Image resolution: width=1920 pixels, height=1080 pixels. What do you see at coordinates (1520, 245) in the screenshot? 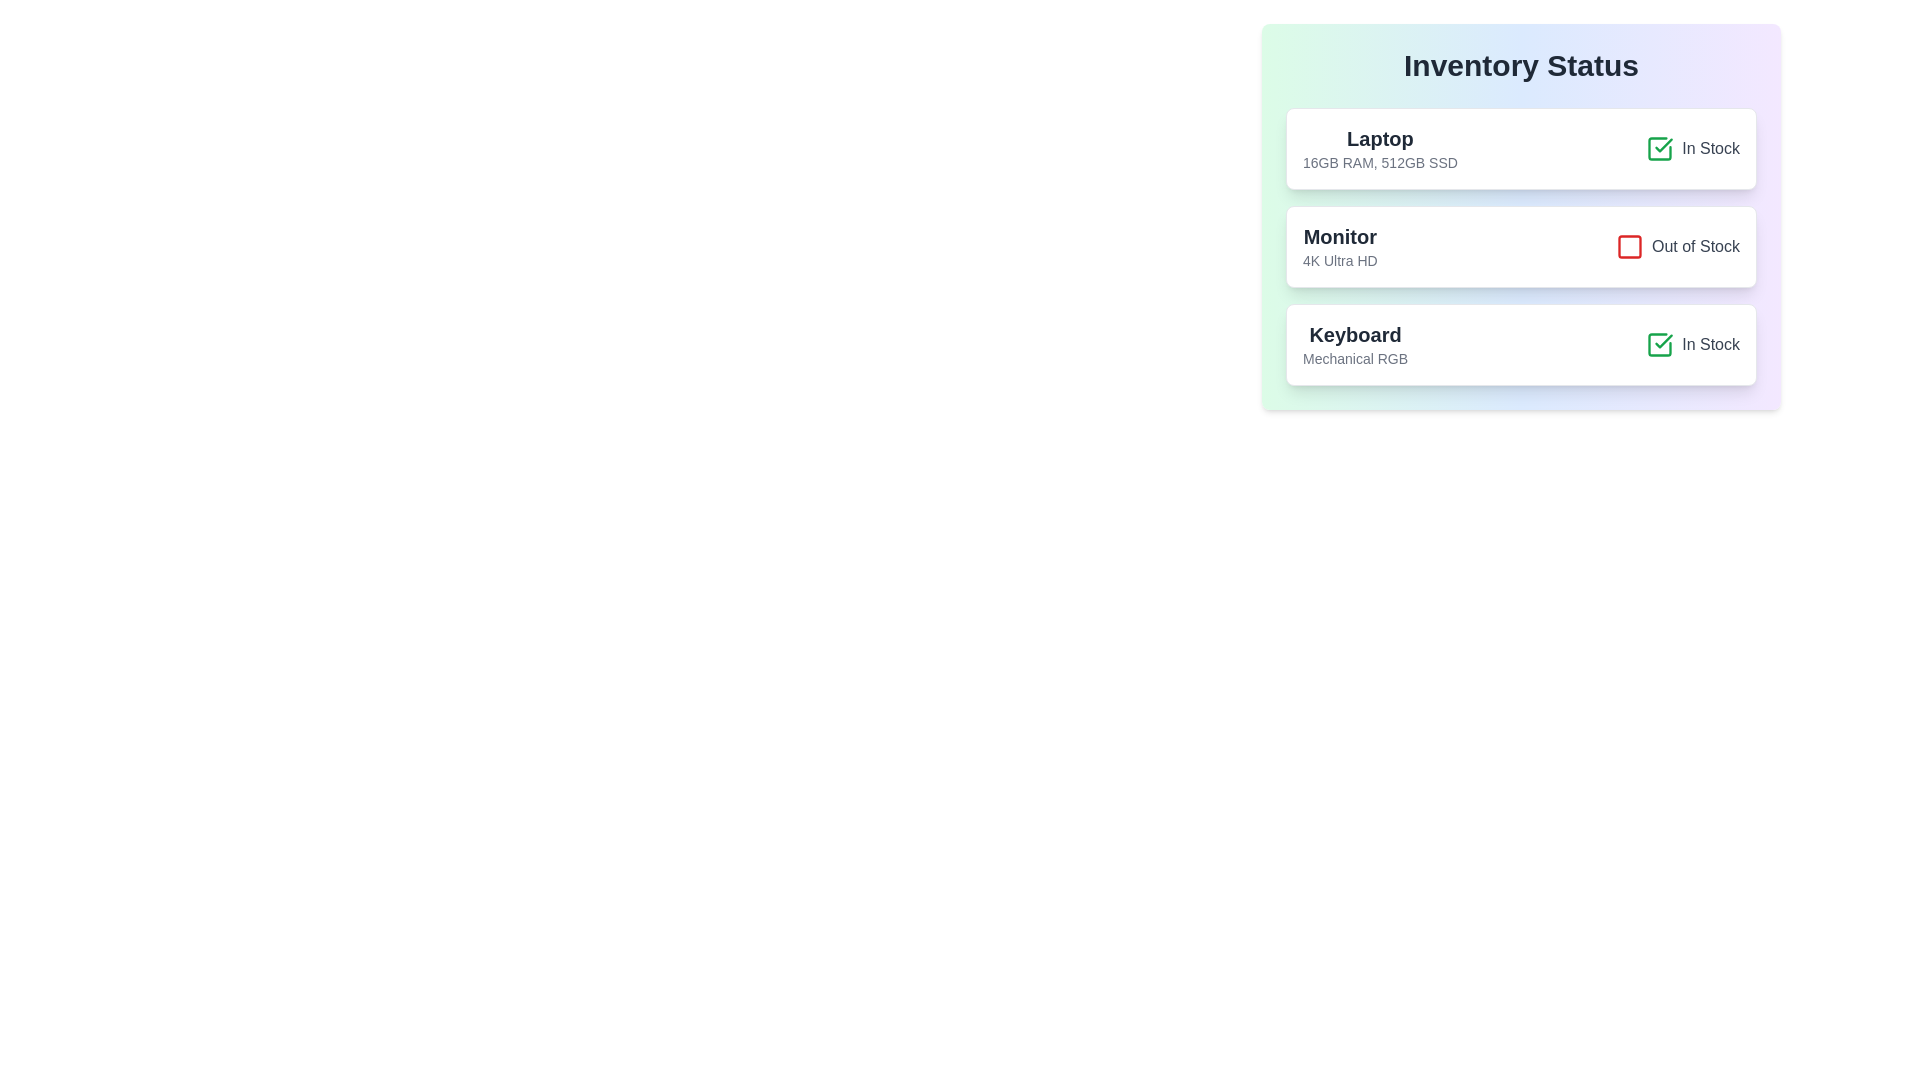
I see `the stock status of the inventory item 'Monitor' which indicates 'Out of Stock'` at bounding box center [1520, 245].